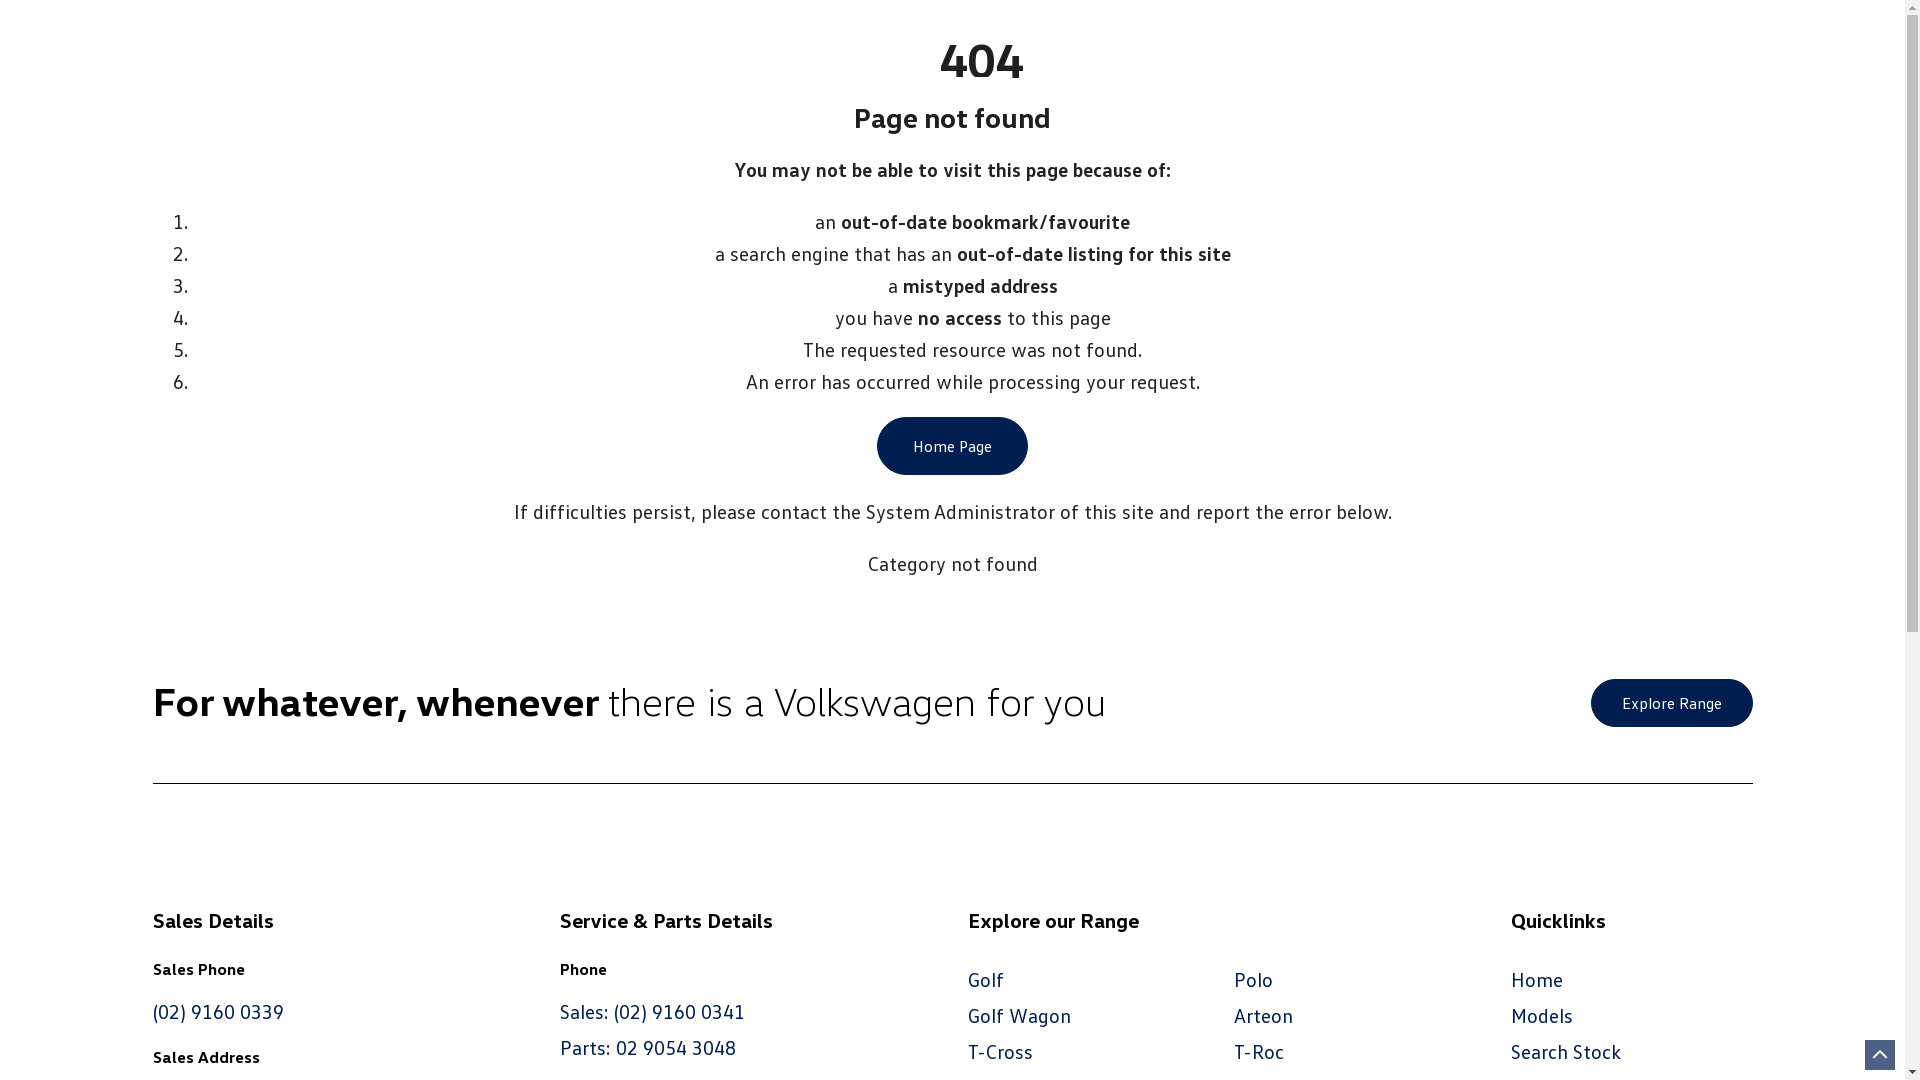  What do you see at coordinates (1000, 1049) in the screenshot?
I see `'T-Cross'` at bounding box center [1000, 1049].